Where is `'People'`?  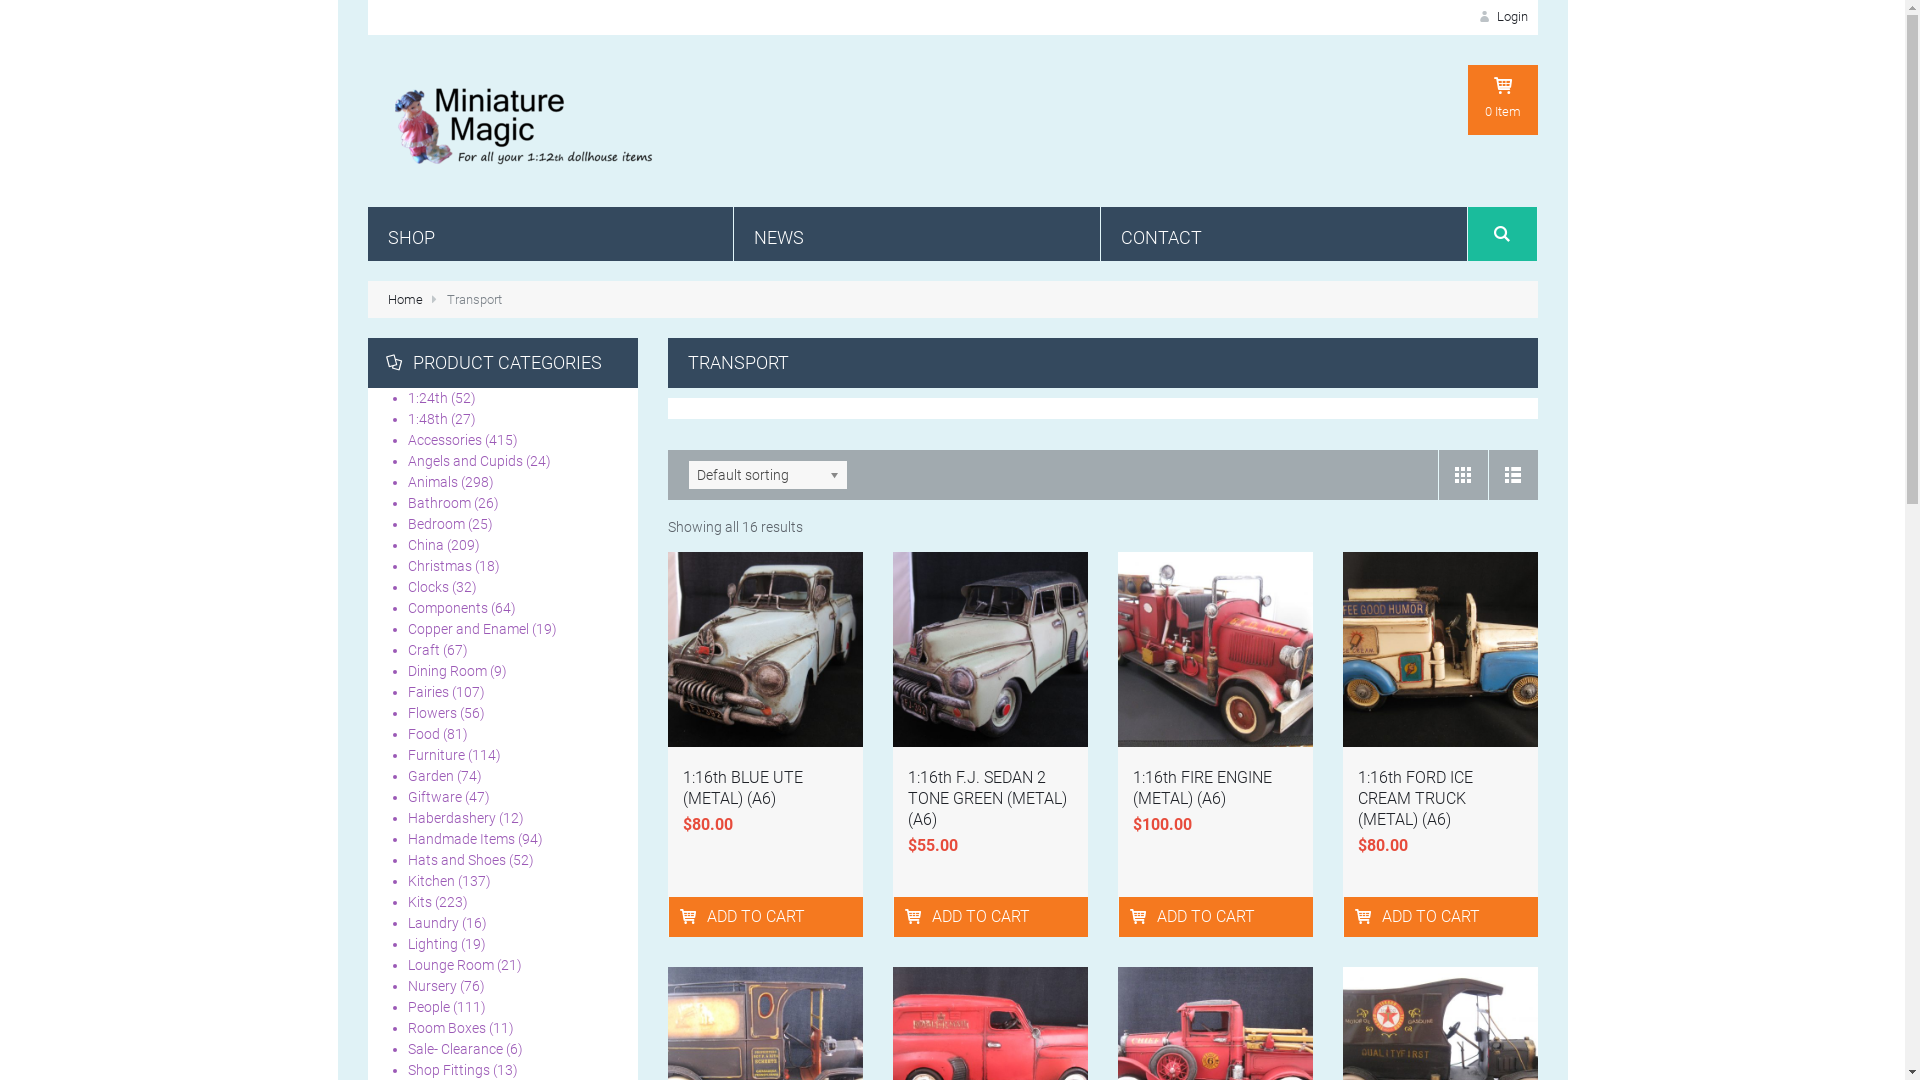
'People' is located at coordinates (427, 1006).